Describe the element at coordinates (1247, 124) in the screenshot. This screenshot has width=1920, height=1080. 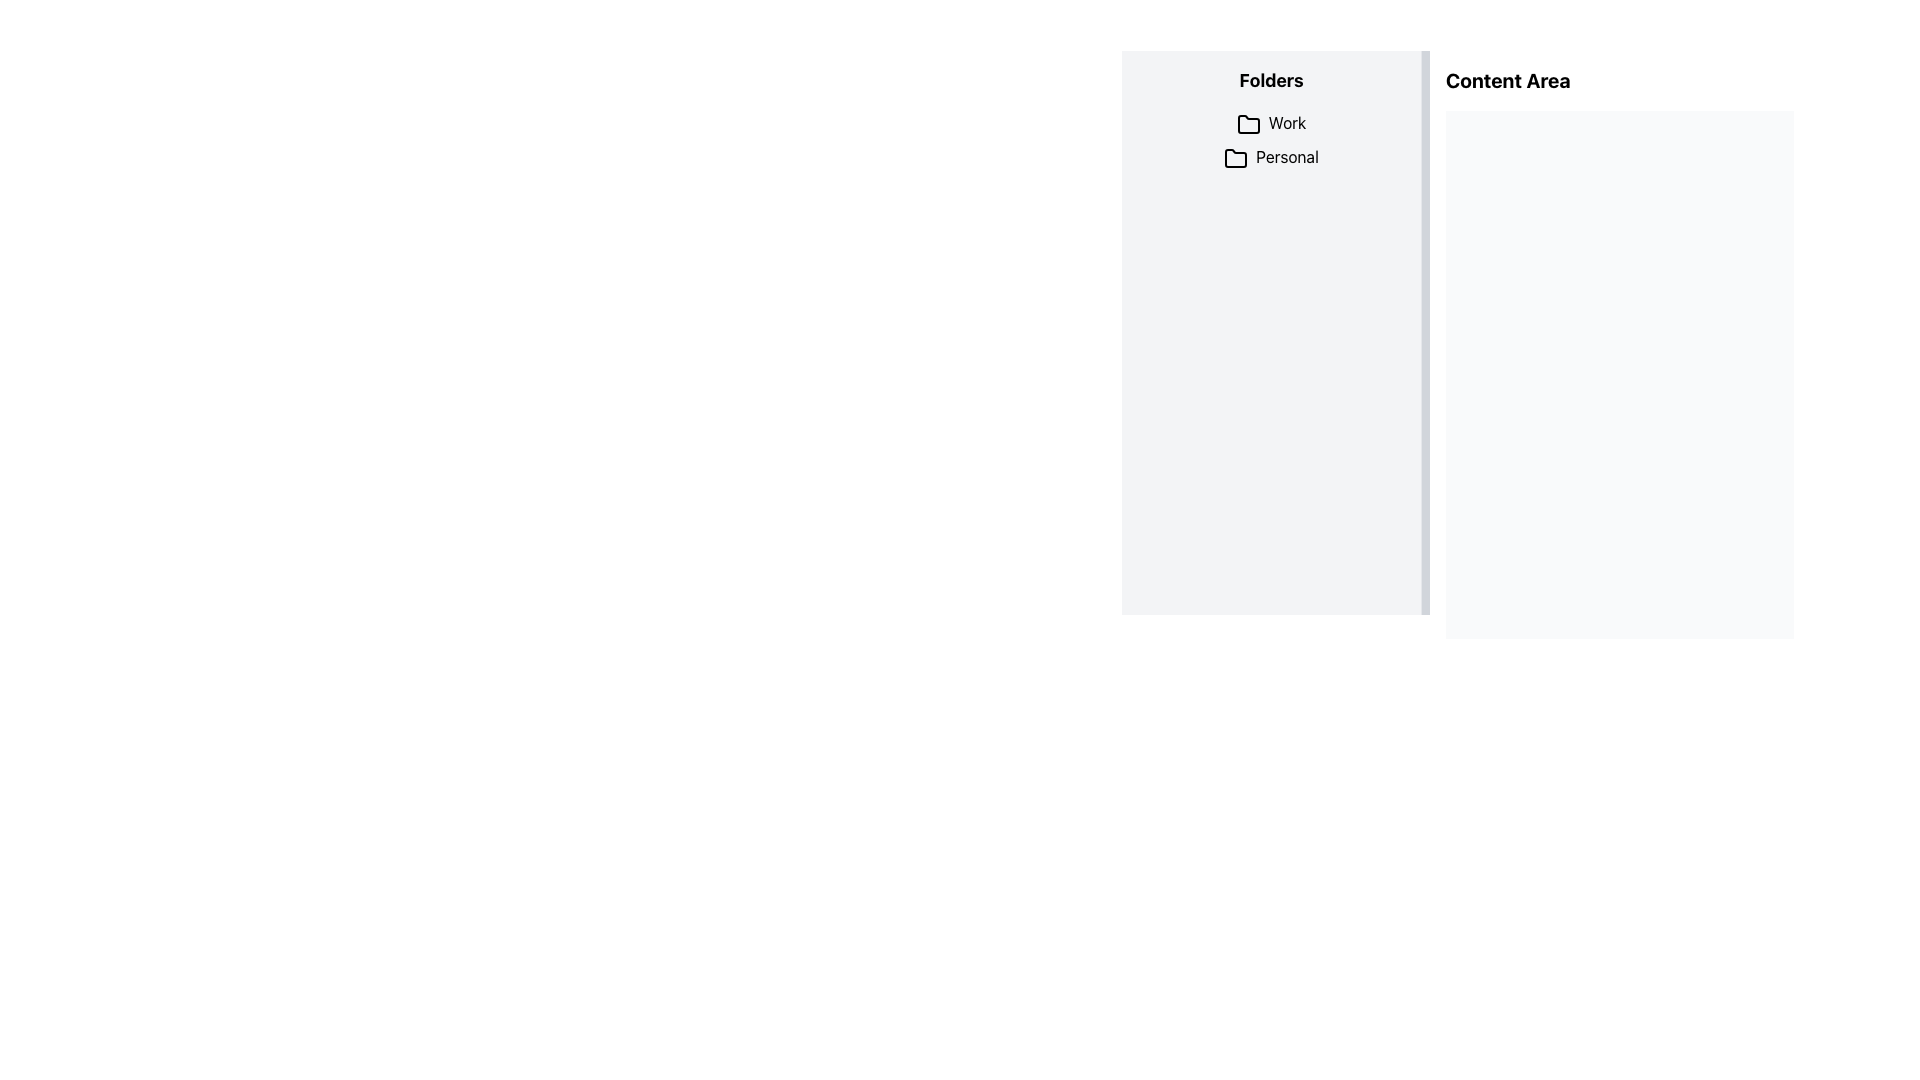
I see `the 'Work' folder icon located` at that location.